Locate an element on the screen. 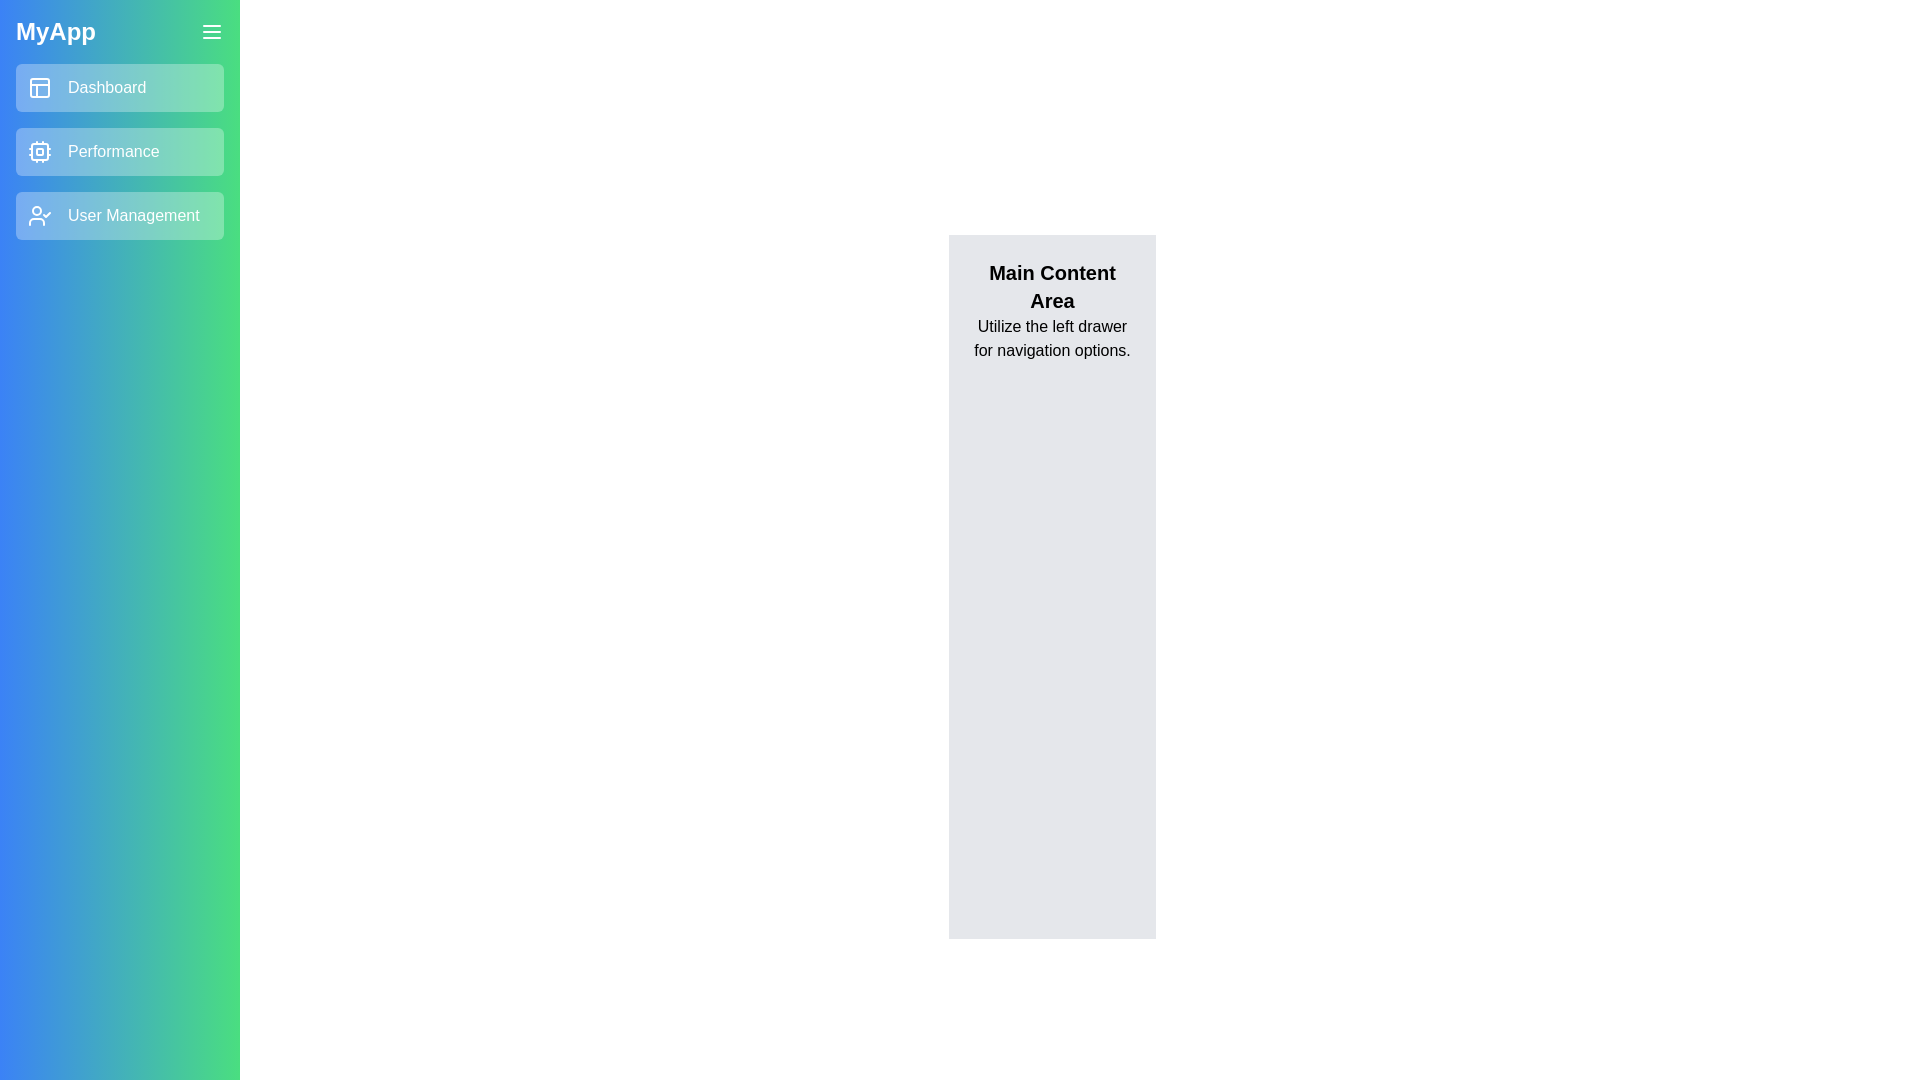 Image resolution: width=1920 pixels, height=1080 pixels. the text 'Utilize the left drawer for navigation options.' in the main content area is located at coordinates (1051, 338).